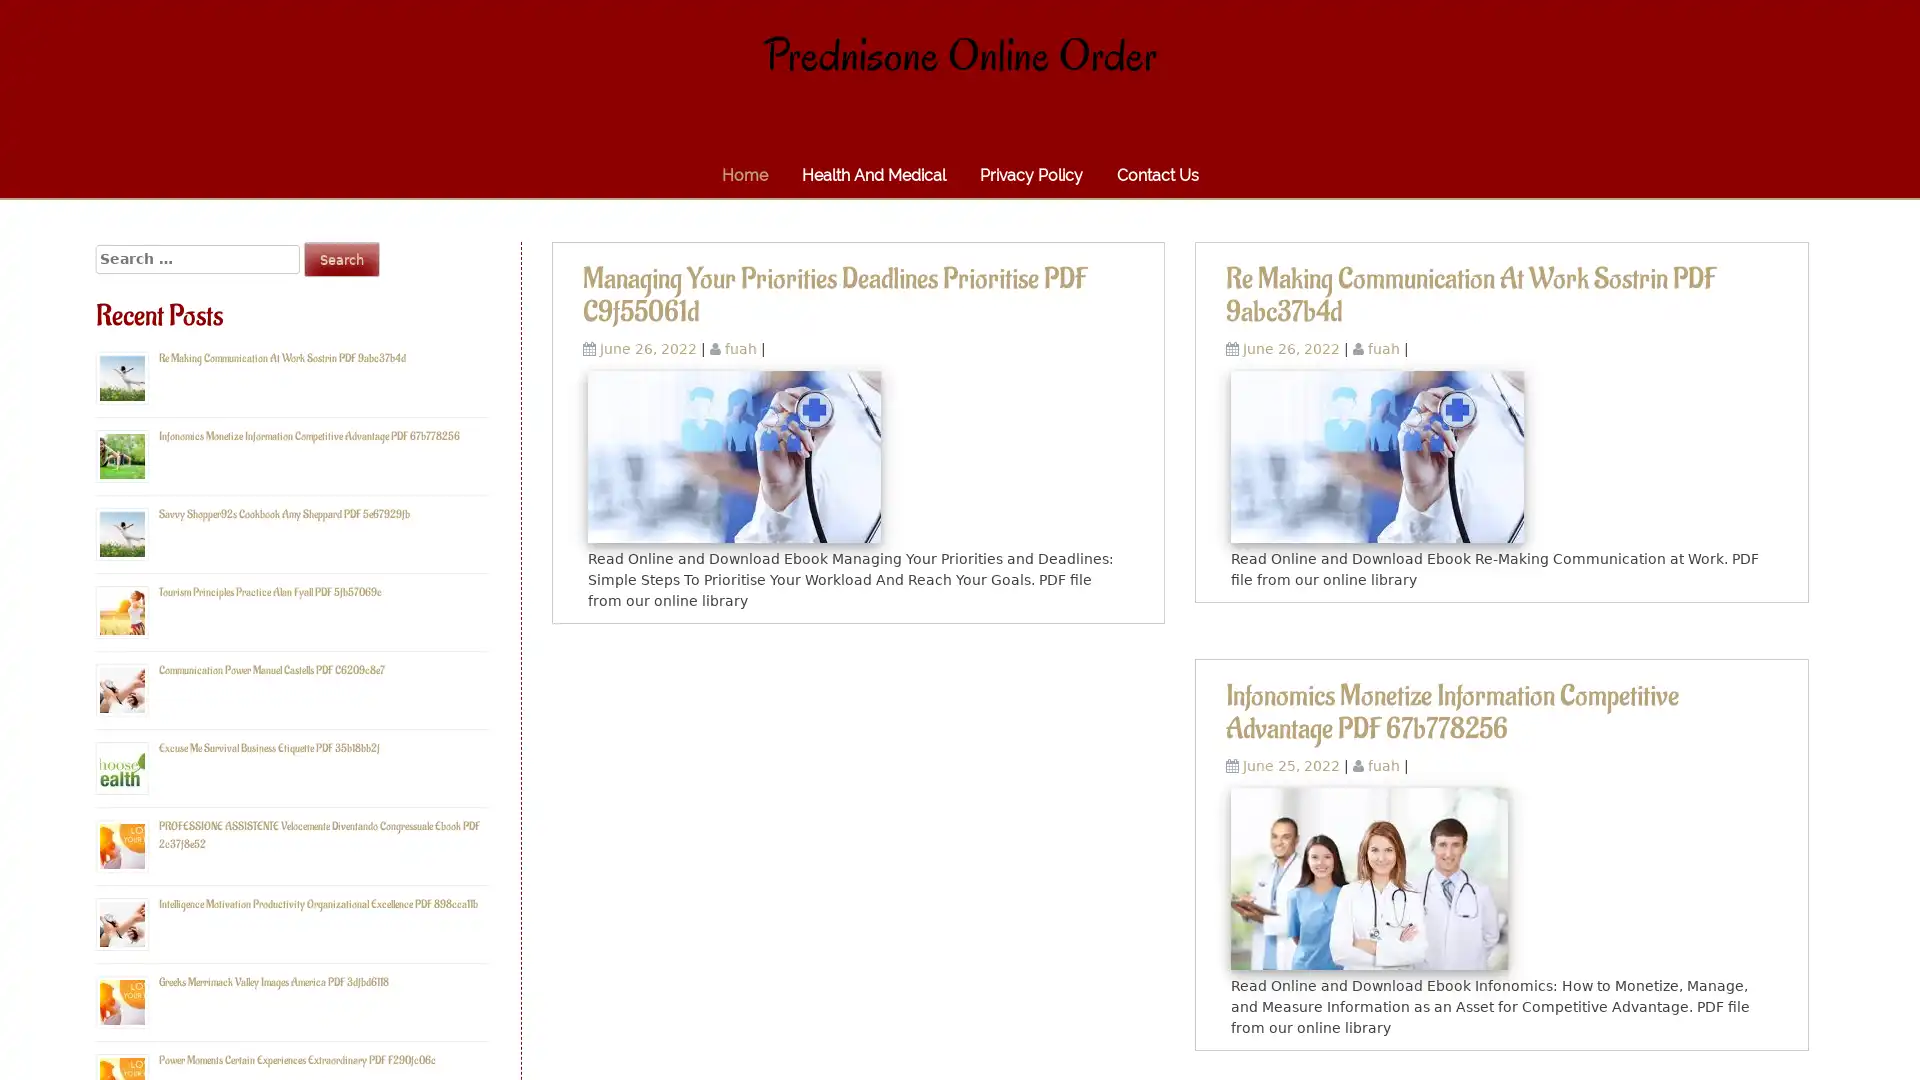 This screenshot has width=1920, height=1080. Describe the element at coordinates (341, 258) in the screenshot. I see `Search` at that location.